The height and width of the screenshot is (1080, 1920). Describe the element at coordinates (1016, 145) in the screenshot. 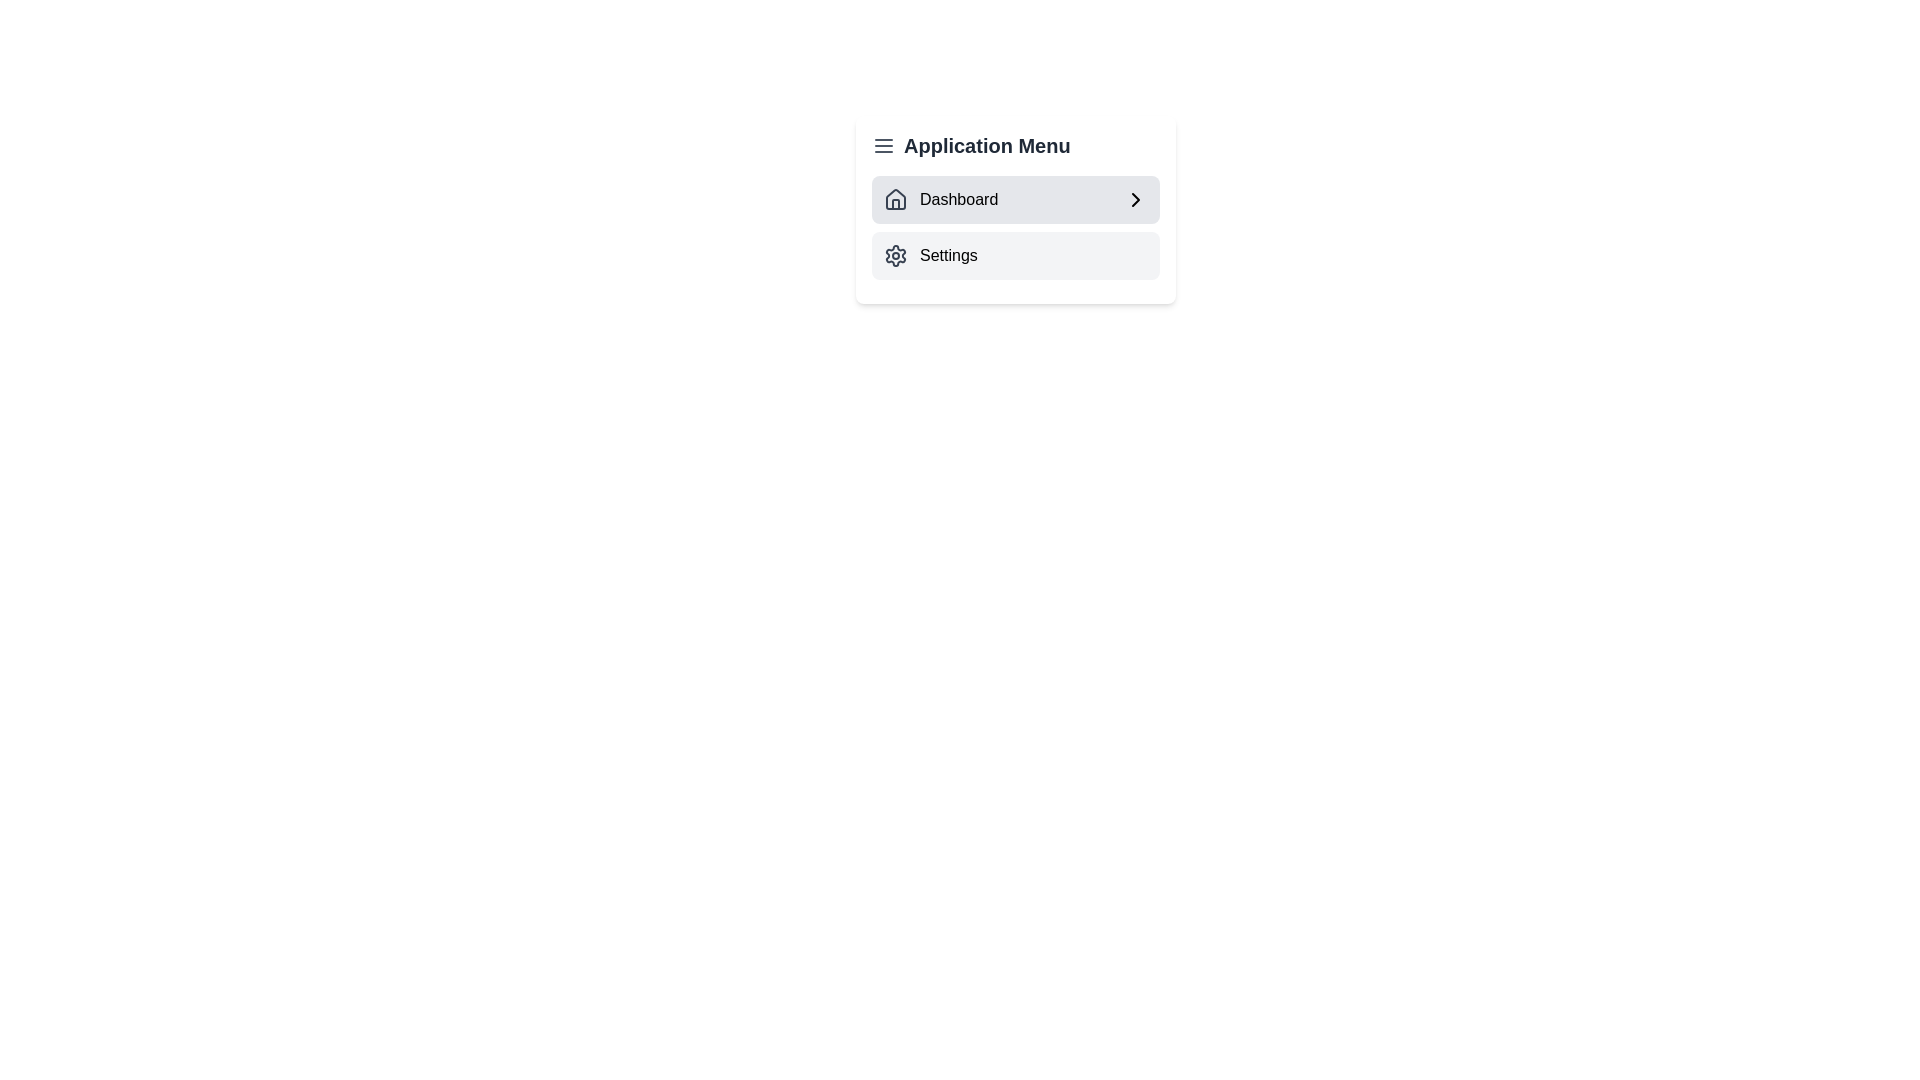

I see `the title text label at the top of the menu interface, which provides context for navigation options` at that location.